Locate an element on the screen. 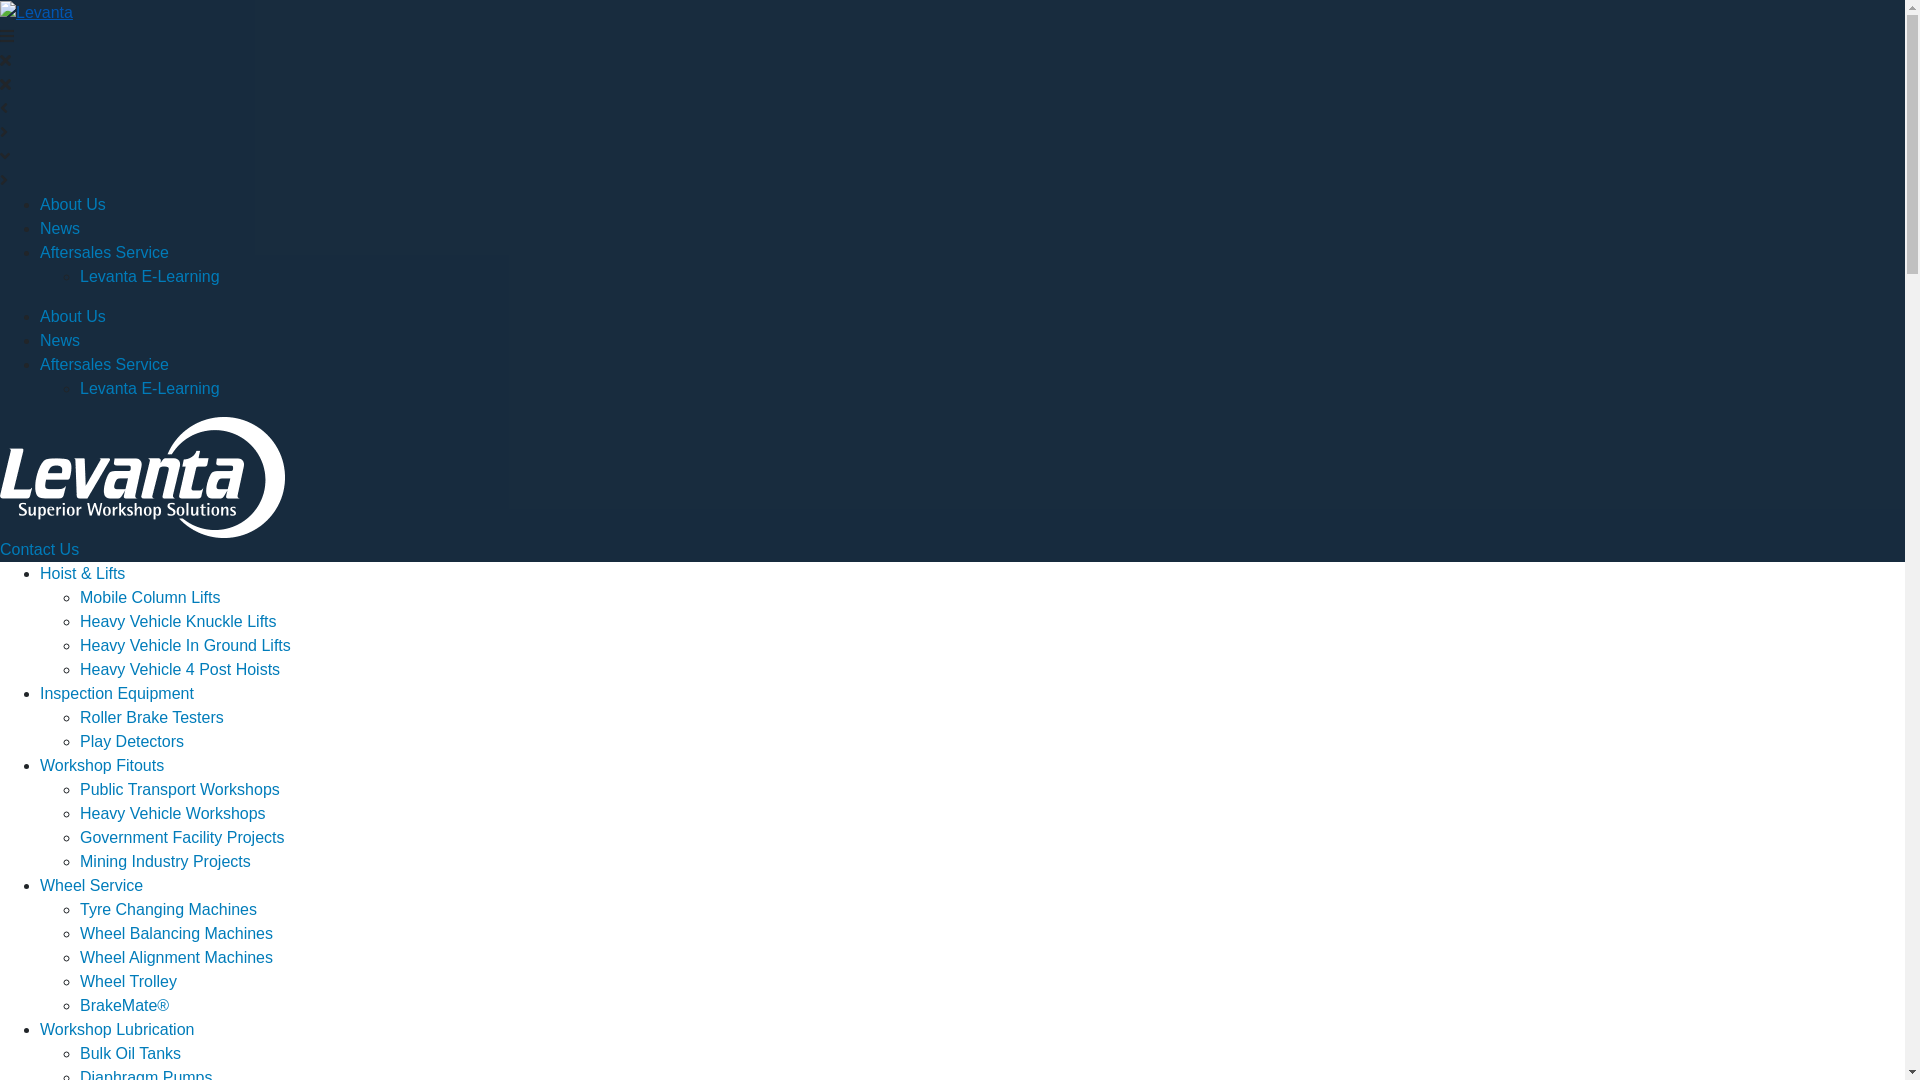 The image size is (1920, 1080). 'Aftersales Service' is located at coordinates (103, 364).